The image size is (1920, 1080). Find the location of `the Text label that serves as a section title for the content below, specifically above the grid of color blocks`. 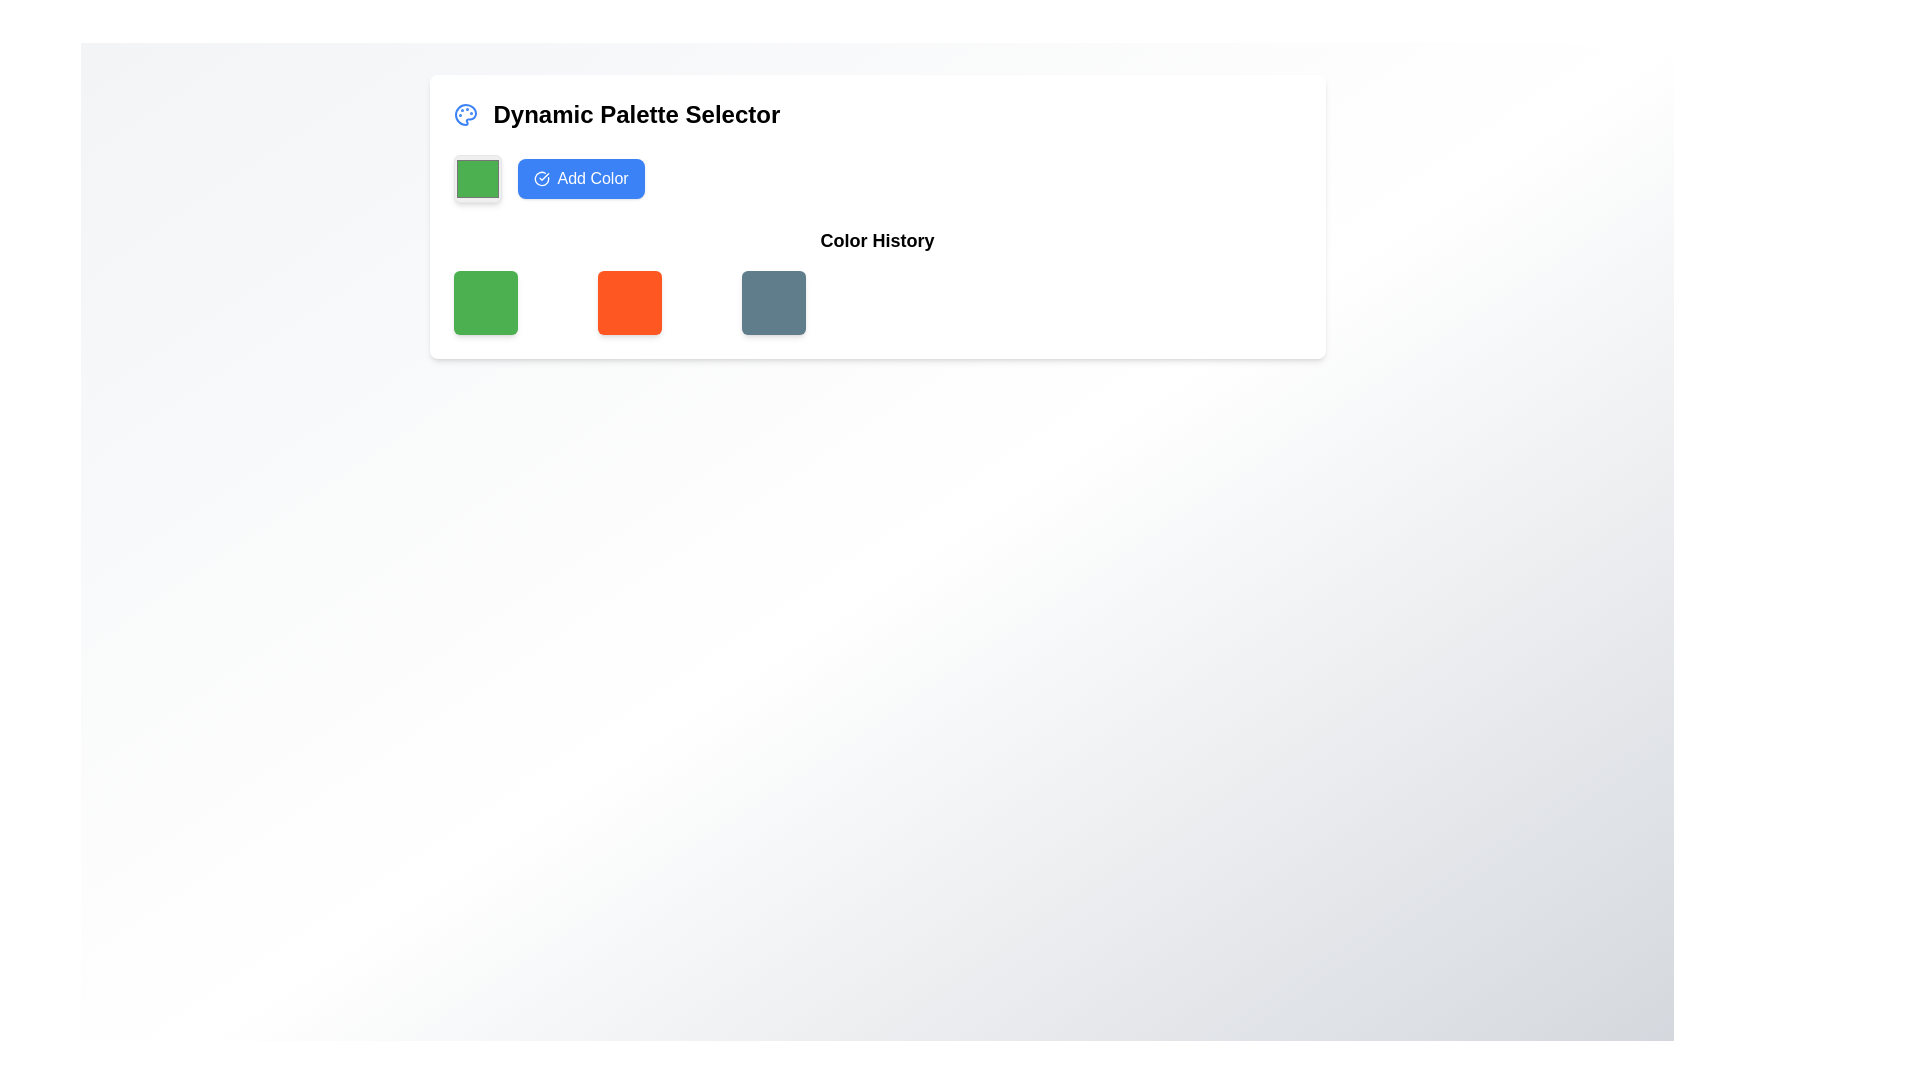

the Text label that serves as a section title for the content below, specifically above the grid of color blocks is located at coordinates (877, 239).